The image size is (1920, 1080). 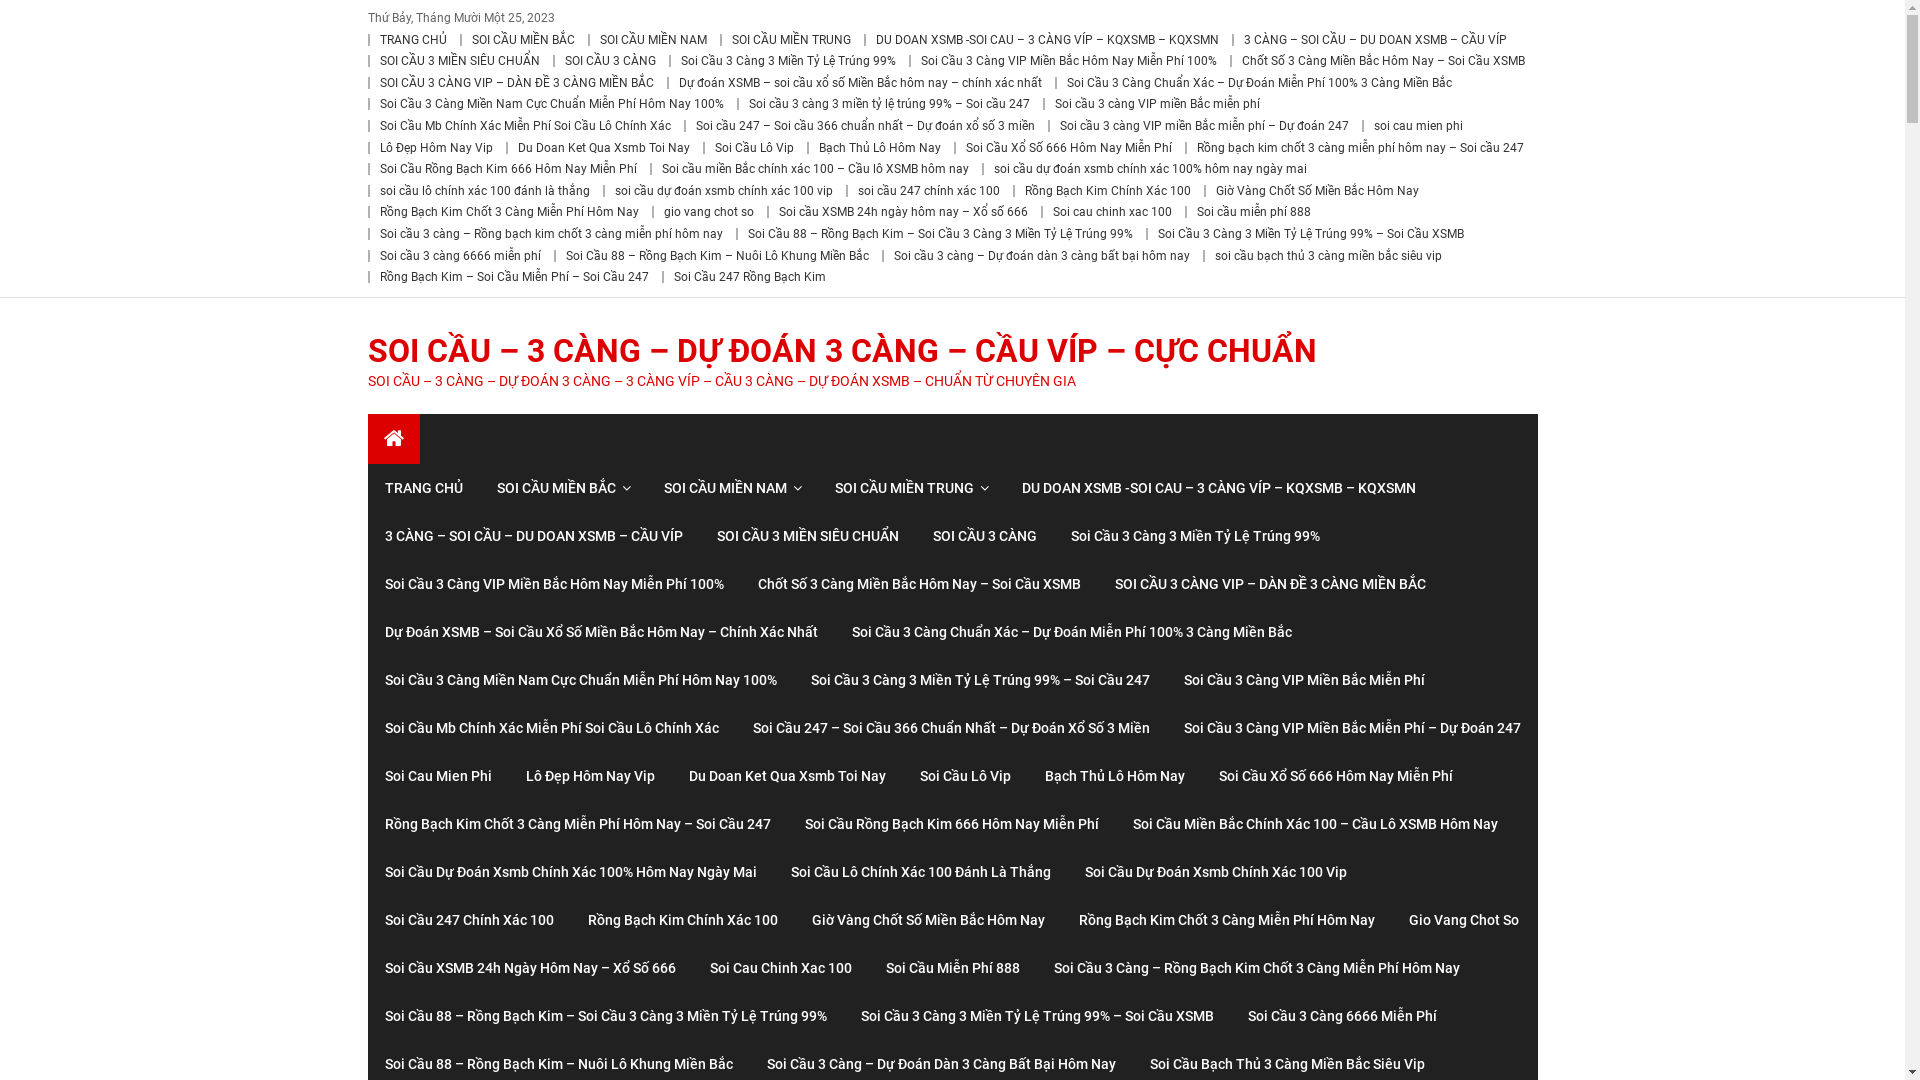 I want to click on 'Gio Vang Chot So', so click(x=1464, y=920).